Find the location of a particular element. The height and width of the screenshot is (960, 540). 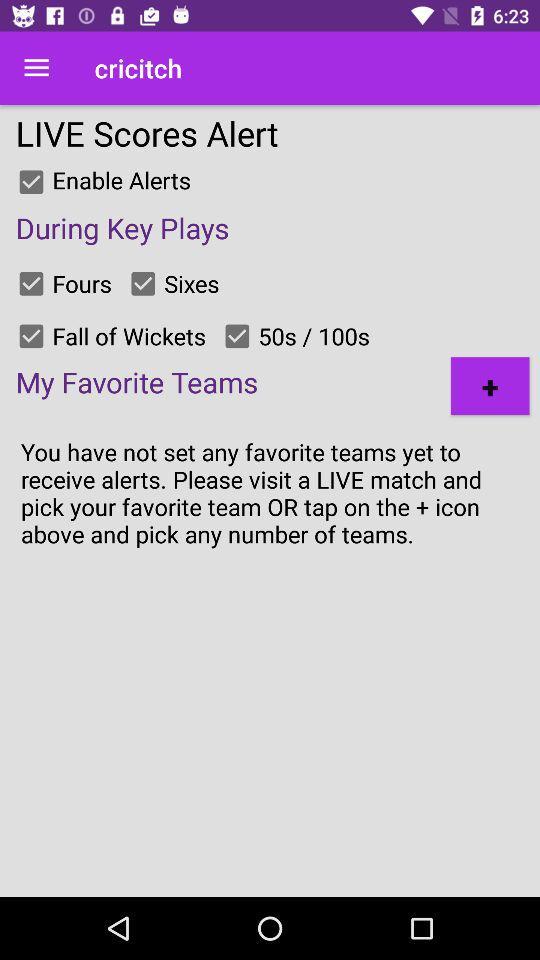

the icon next to 50s / 100s icon is located at coordinates (489, 385).